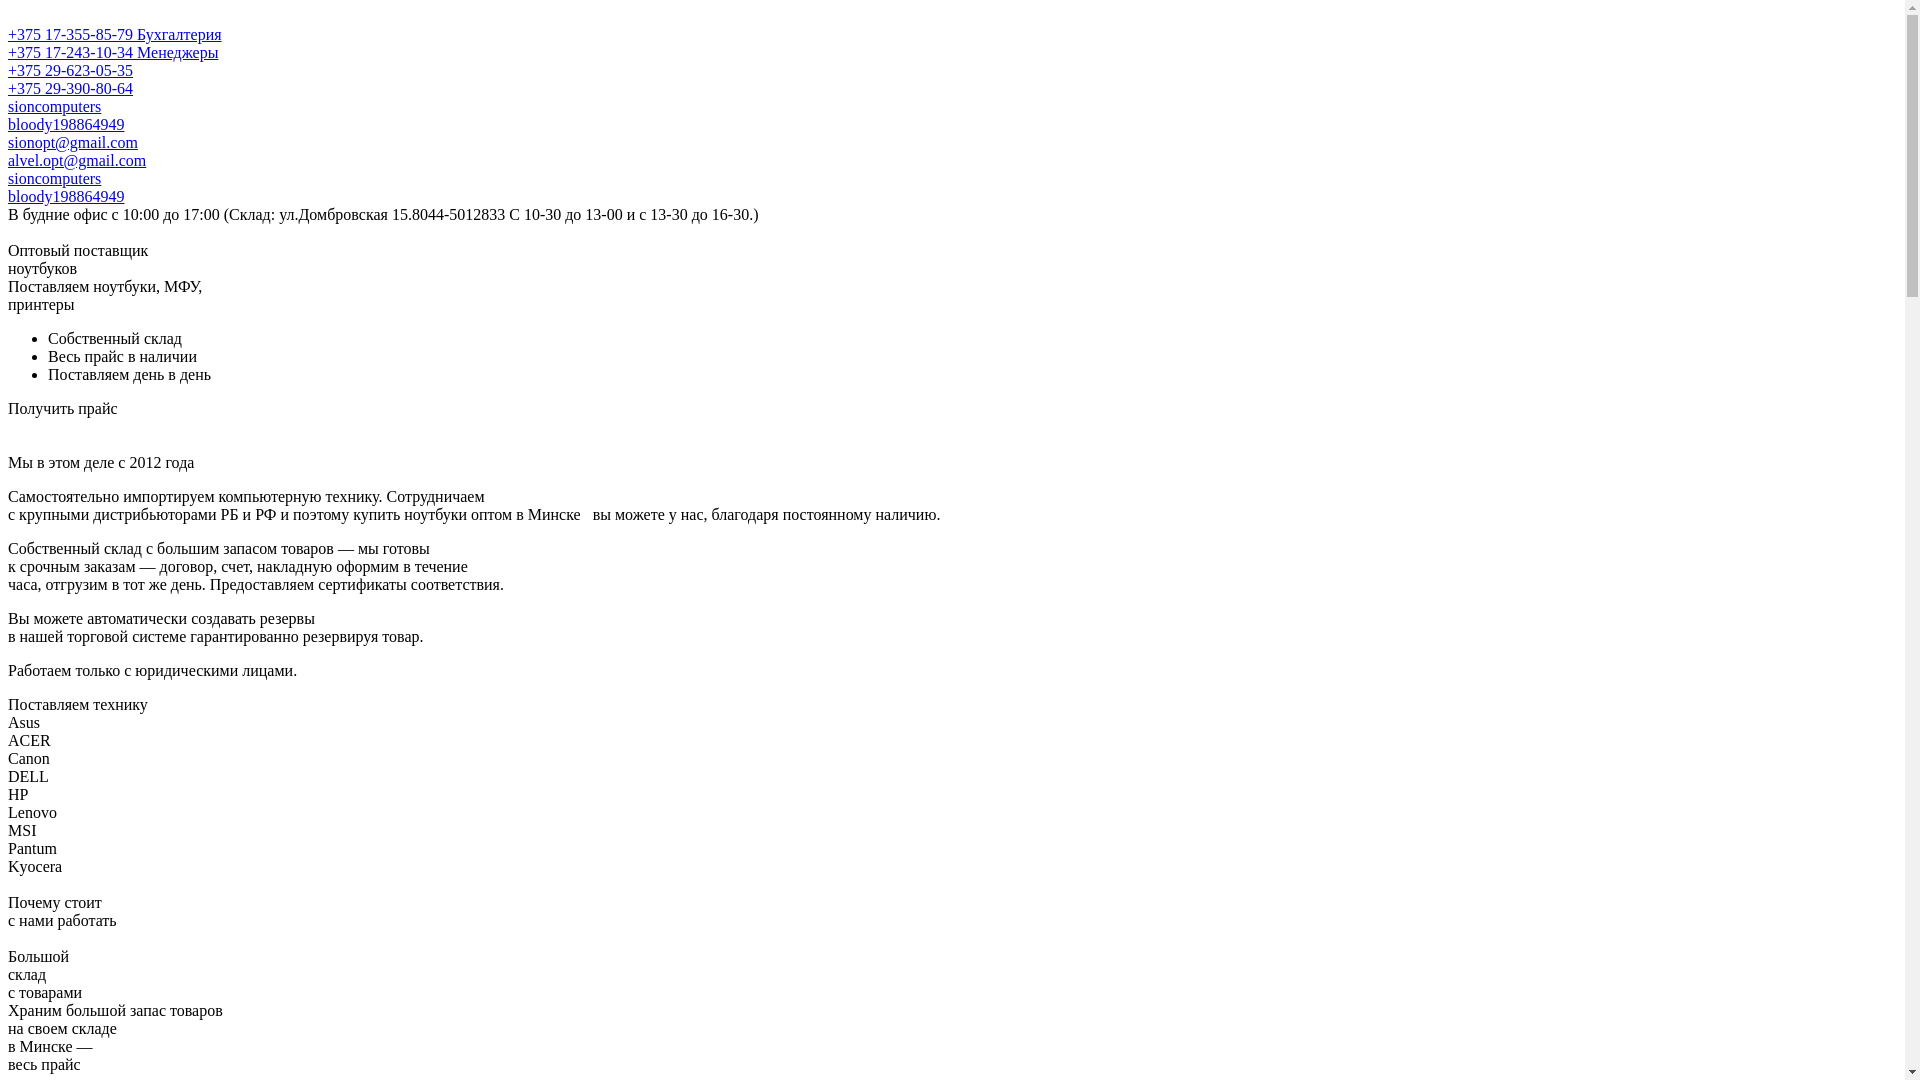  Describe the element at coordinates (72, 141) in the screenshot. I see `'sionopt@gmail.com'` at that location.